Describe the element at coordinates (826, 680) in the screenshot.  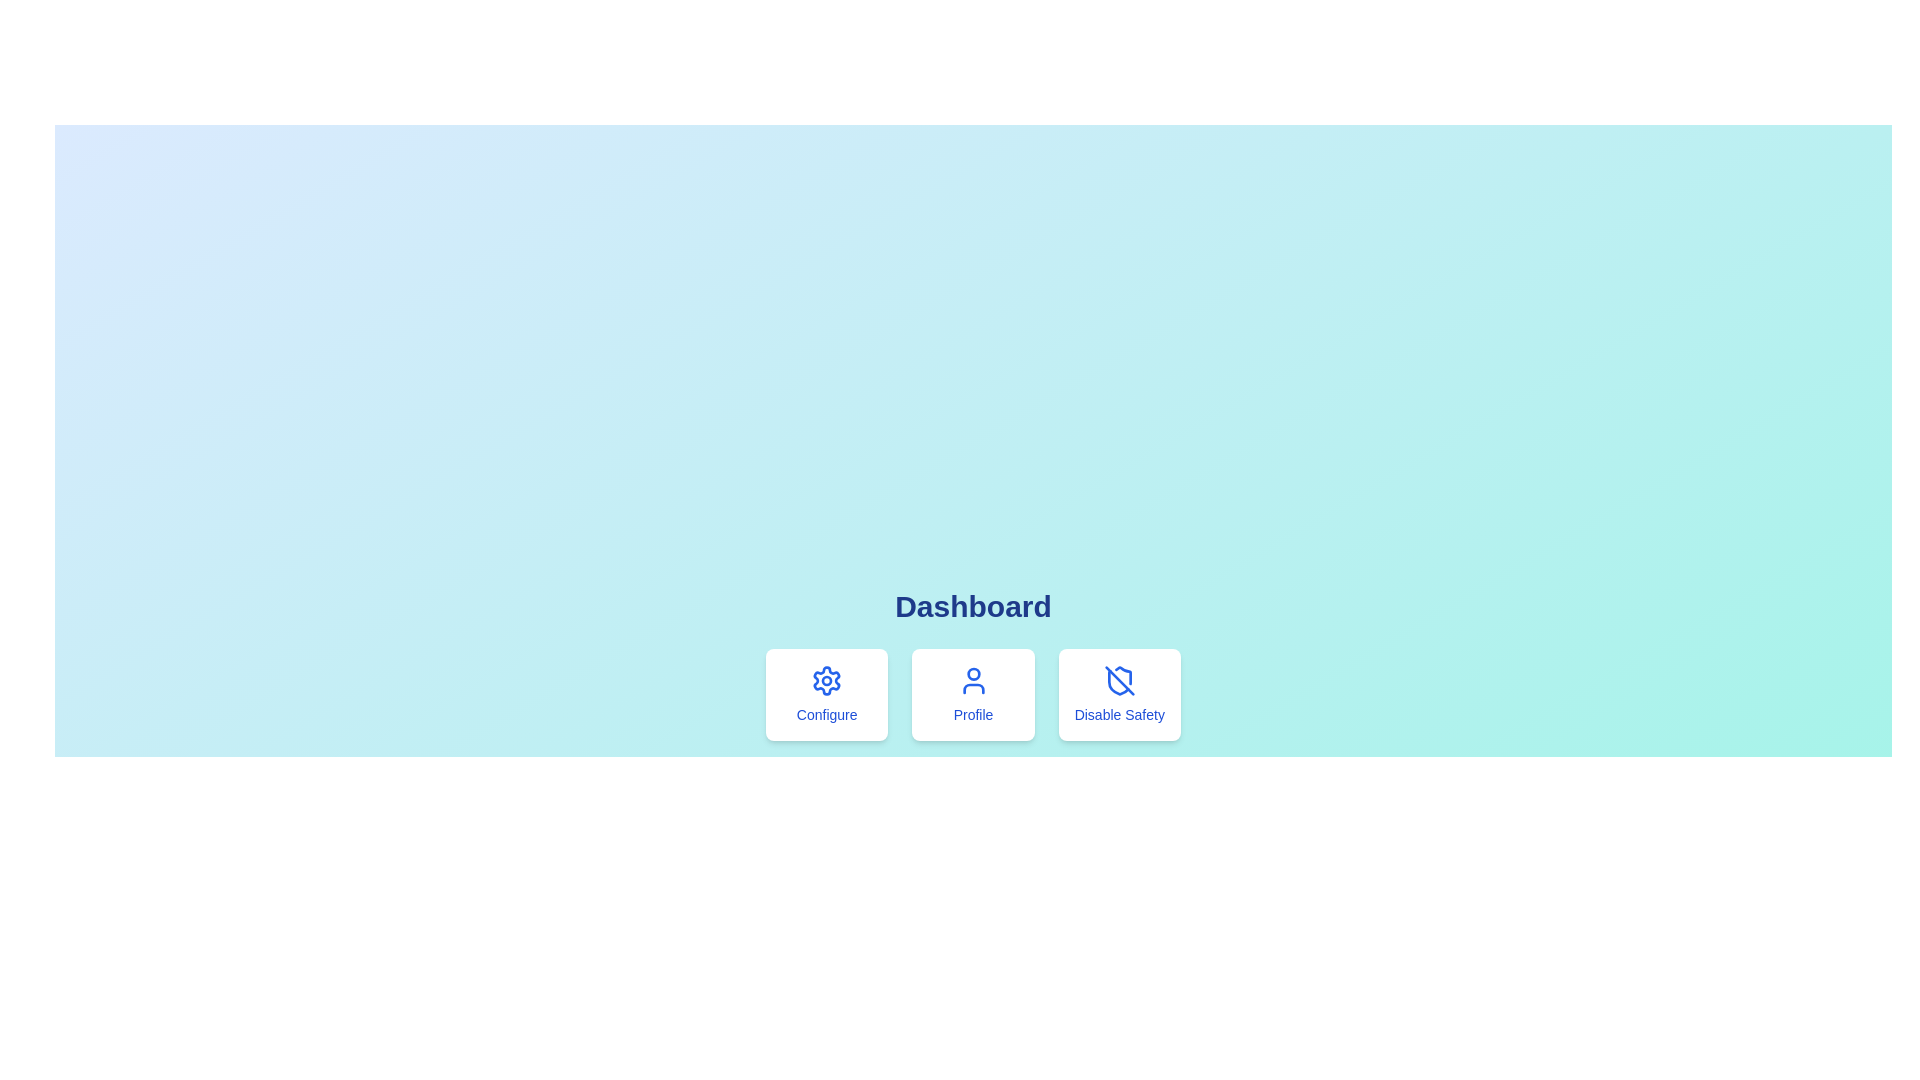
I see `the gear icon, styled in blue and located within the first rectangular card labeled 'Configure'` at that location.